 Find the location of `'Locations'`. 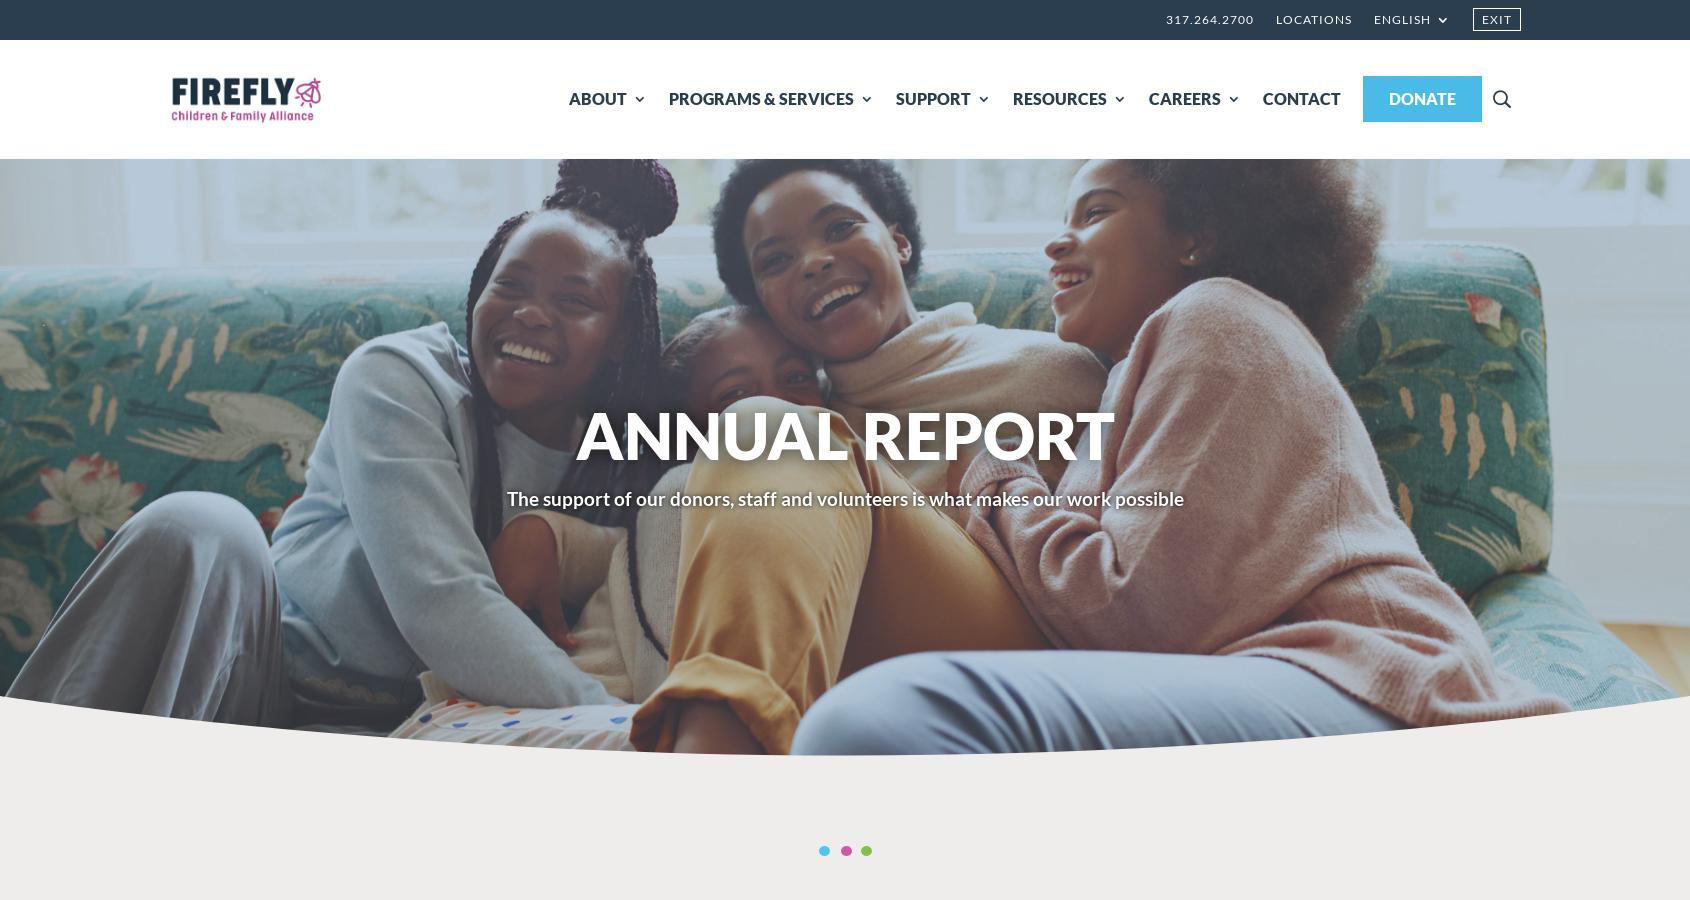

'Locations' is located at coordinates (1313, 18).